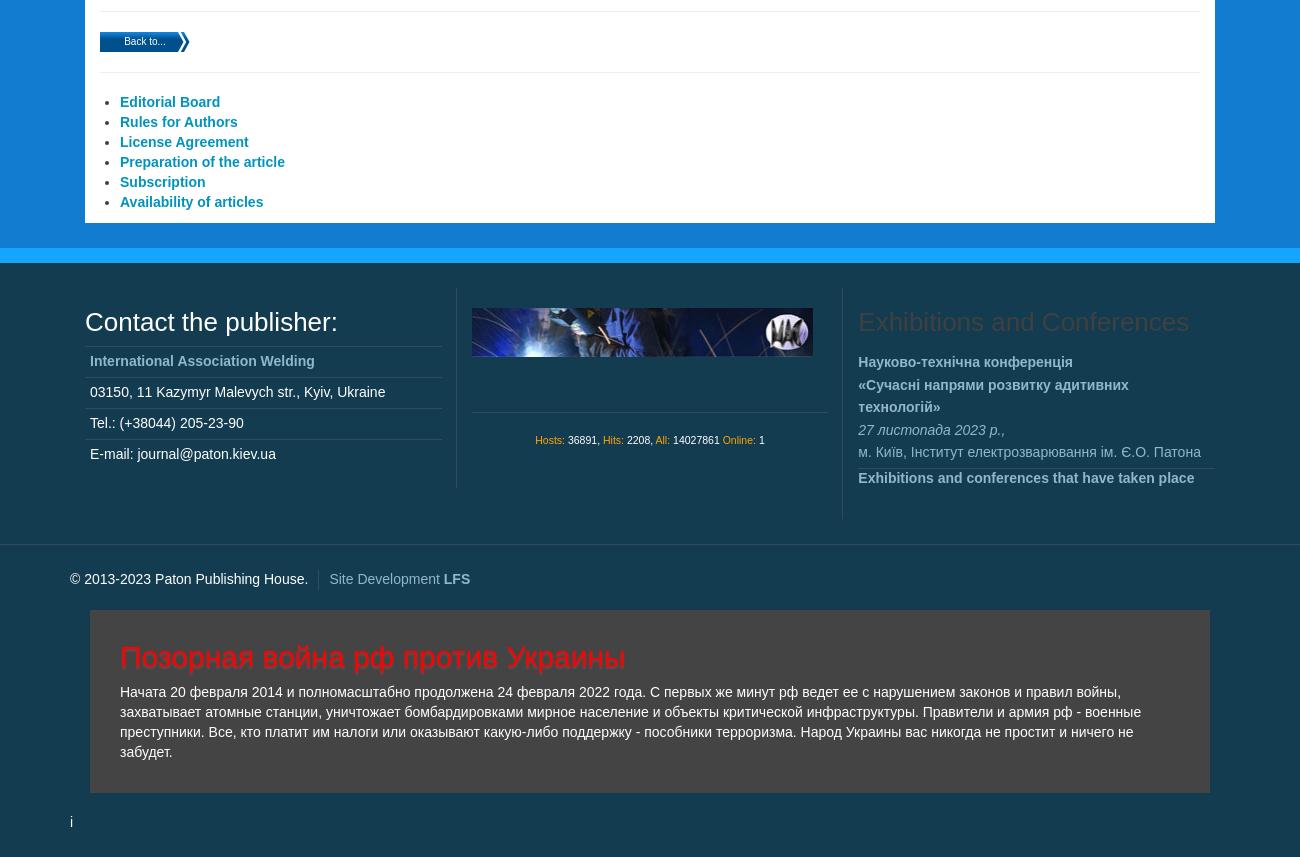 Image resolution: width=1300 pixels, height=857 pixels. I want to click on 'Rules for Authors', so click(118, 120).